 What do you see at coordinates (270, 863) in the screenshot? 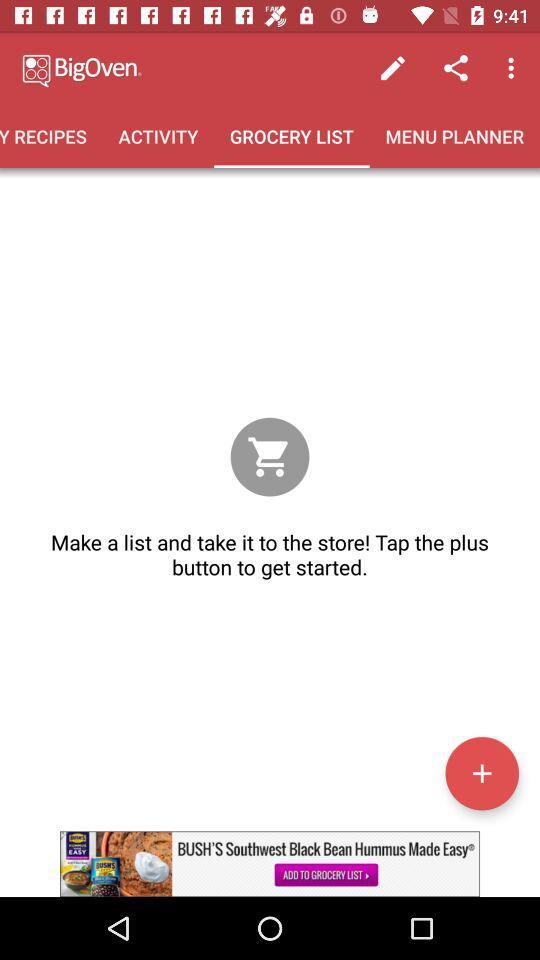
I see `advertisement` at bounding box center [270, 863].